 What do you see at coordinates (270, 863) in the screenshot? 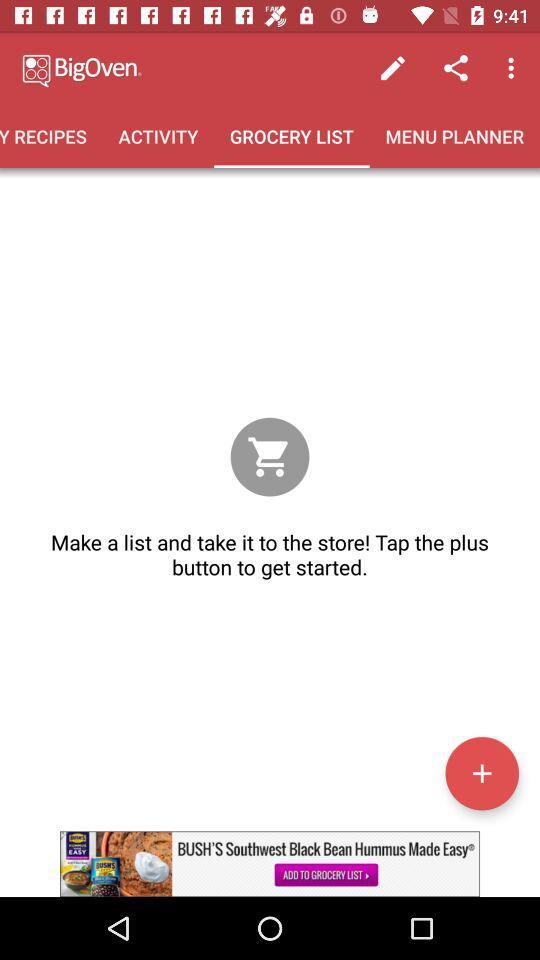
I see `advertisement` at bounding box center [270, 863].